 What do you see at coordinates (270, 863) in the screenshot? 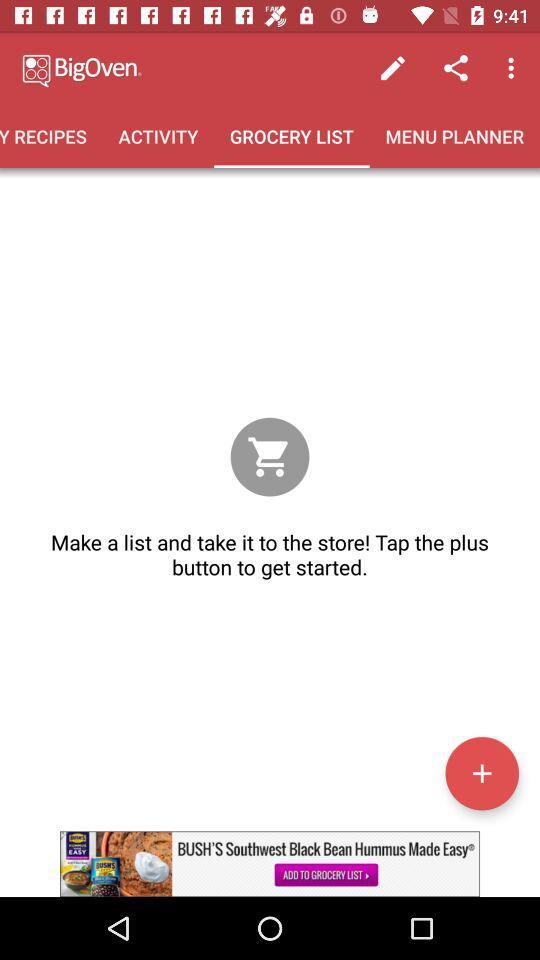
I see `advertisement` at bounding box center [270, 863].